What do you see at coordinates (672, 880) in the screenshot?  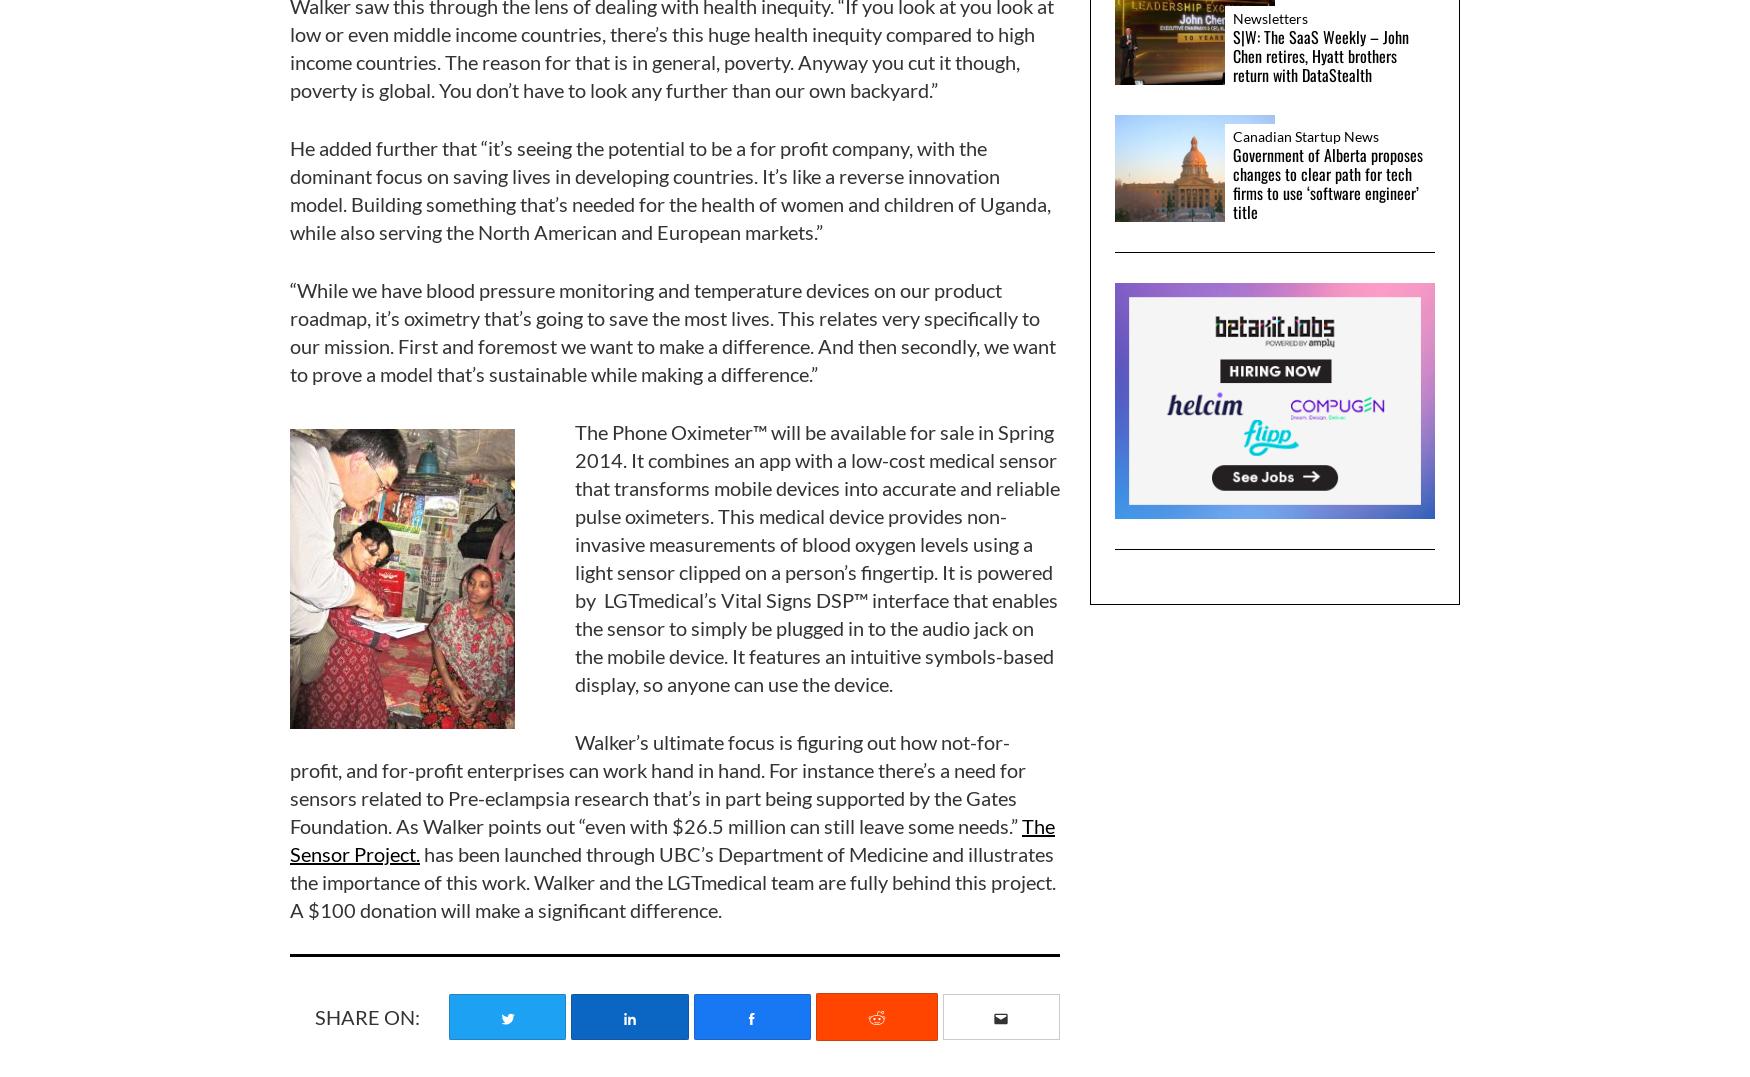 I see `'has been launched through UBC’s Department of Medicine and illustrates the importance of this work. Walker and the LGTmedical team are fully behind this project. A $100 donation will make a significant difference.'` at bounding box center [672, 880].